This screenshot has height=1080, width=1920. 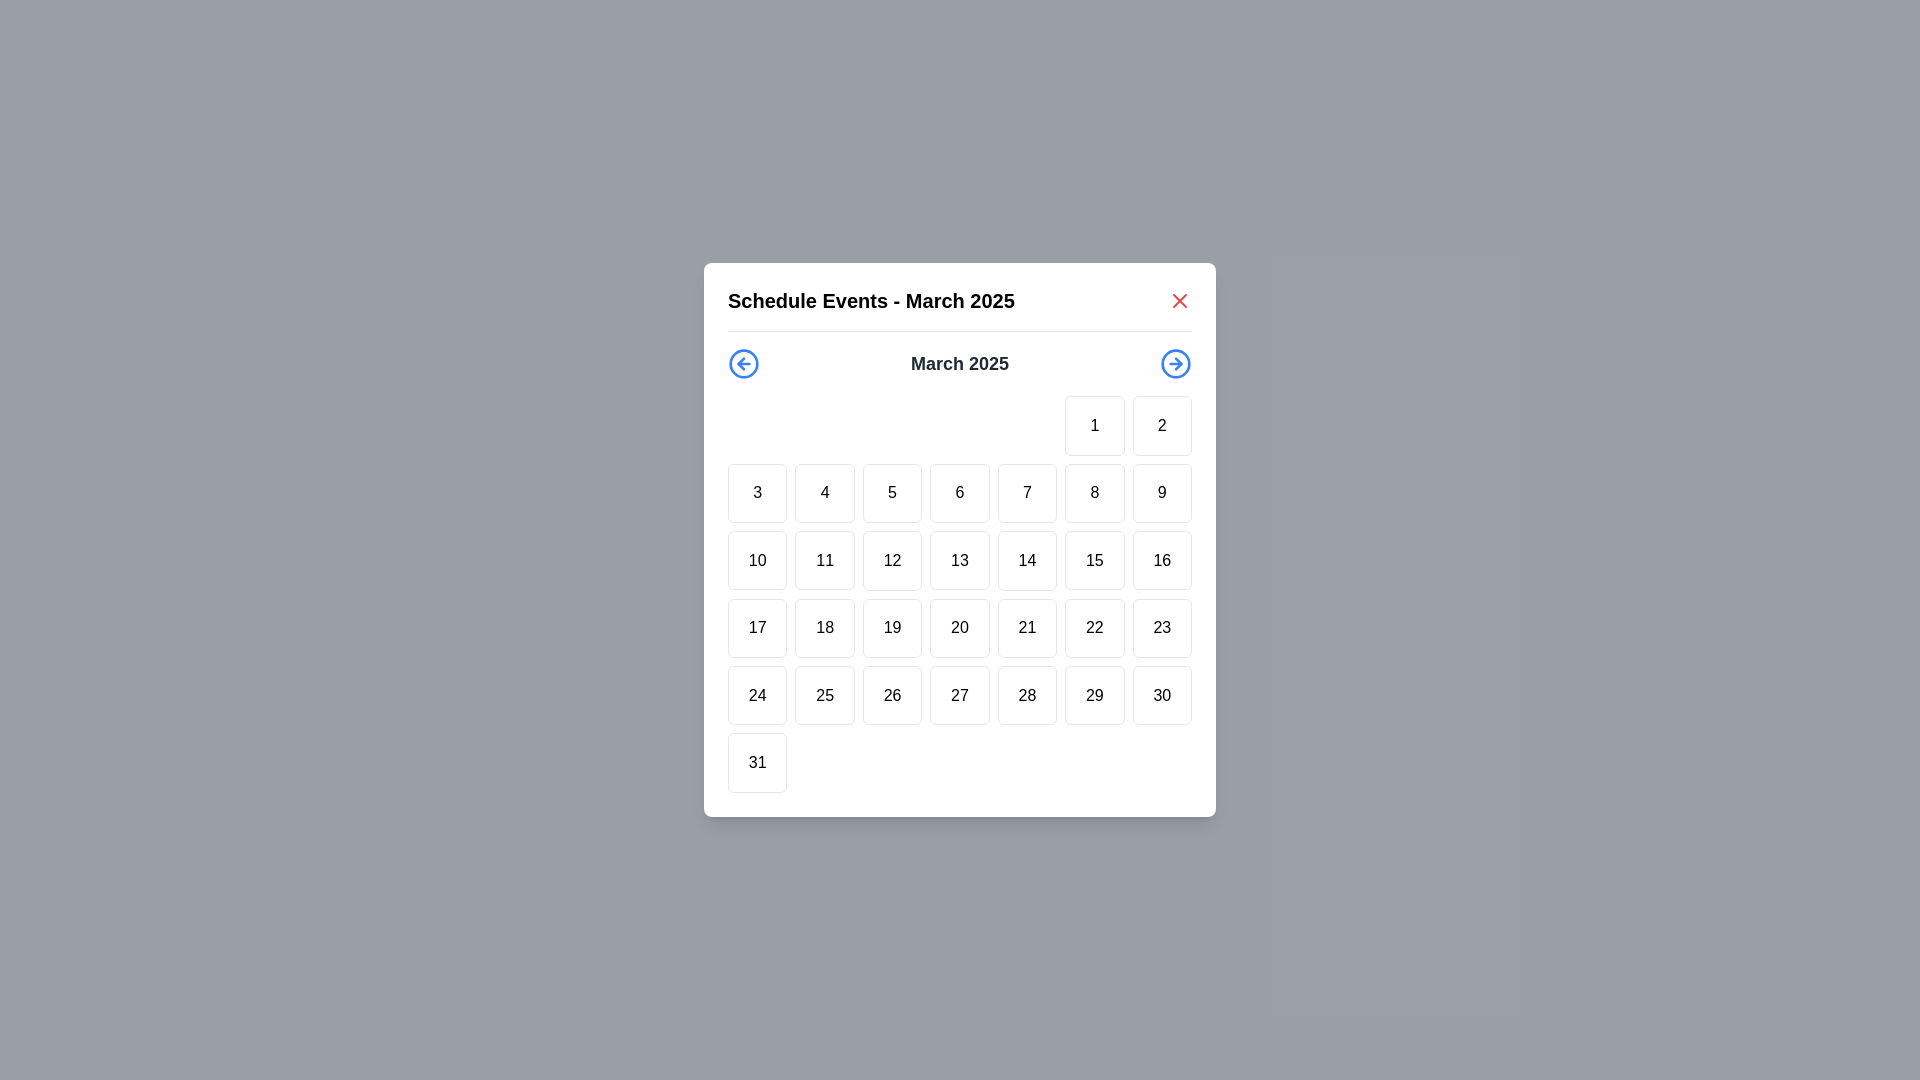 I want to click on the button that represents the 4th day of the month in the 'Schedule Events - March 2025' modal dialog, so click(x=825, y=493).